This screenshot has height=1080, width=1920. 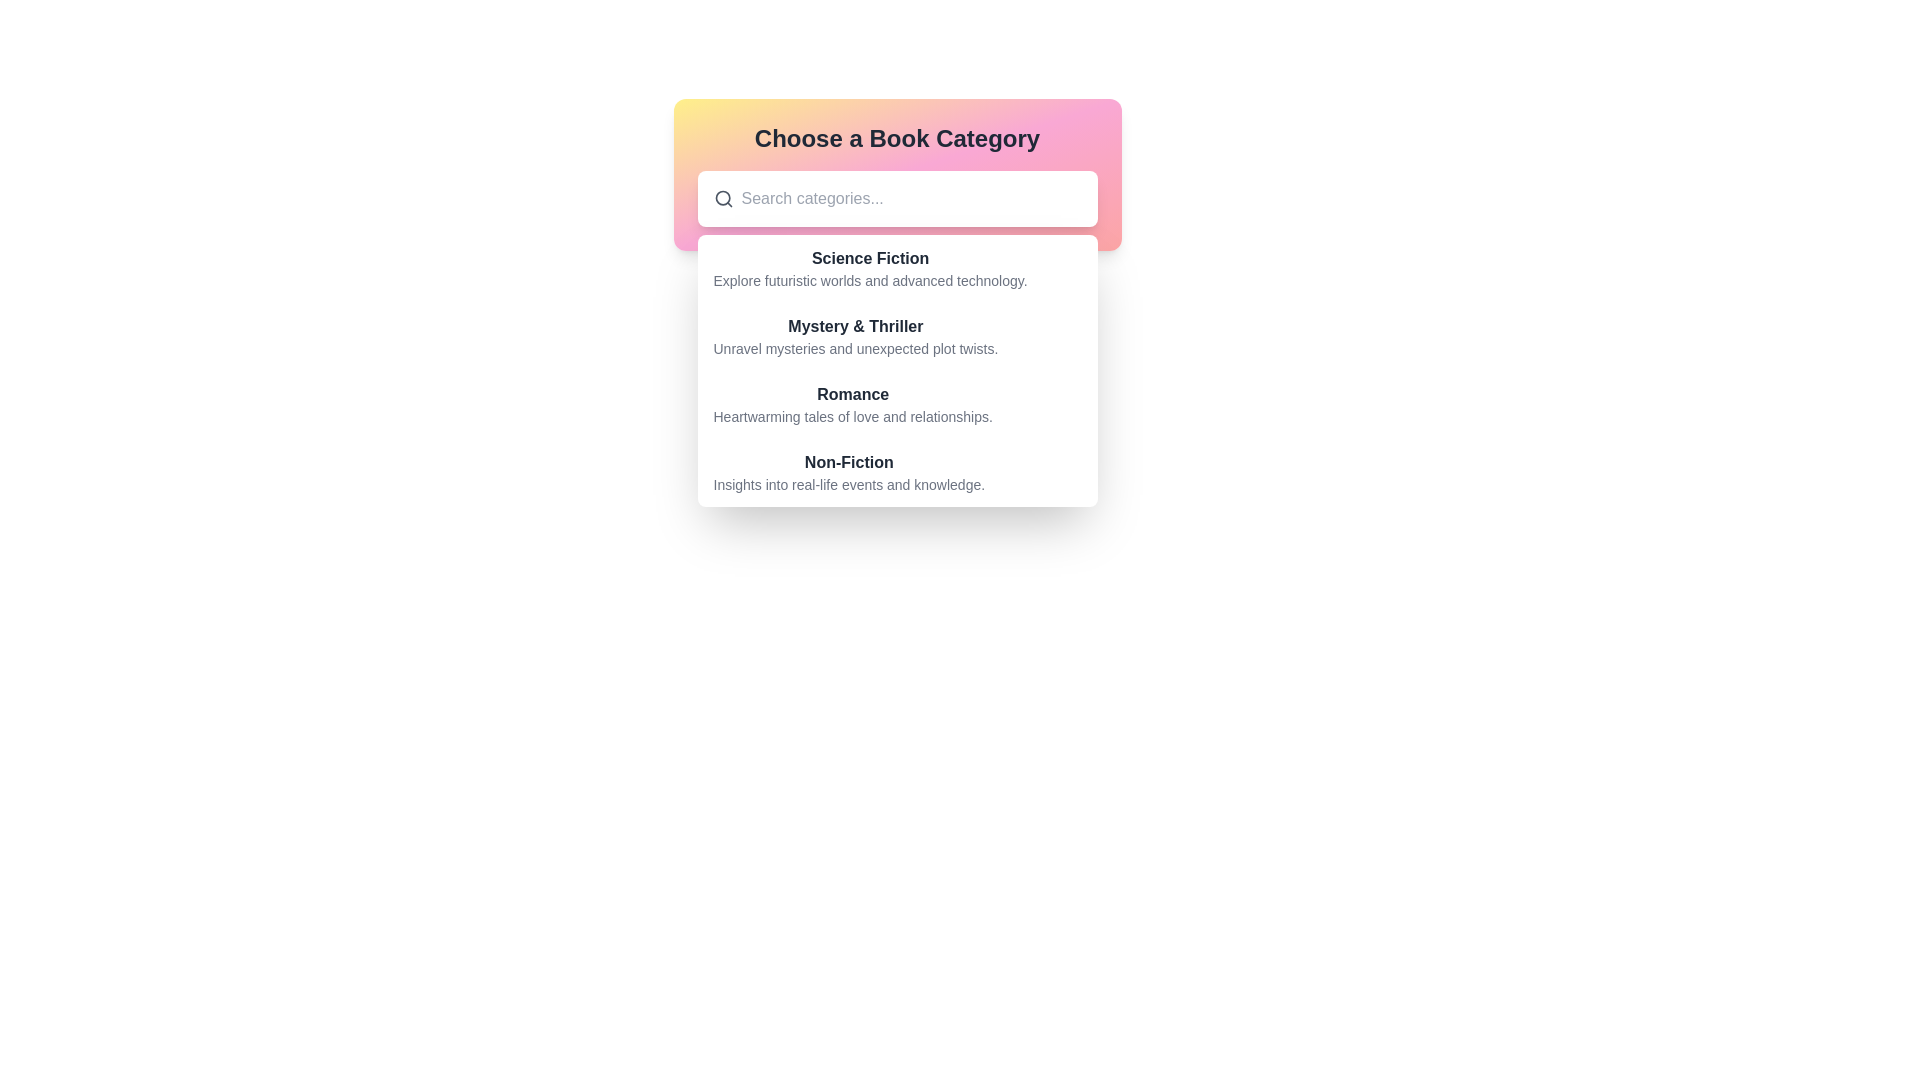 I want to click on the 'Romance' category text display element in the book selection interface, which is the third entry in the list under the 'Choose a Book Category' header, so click(x=853, y=405).